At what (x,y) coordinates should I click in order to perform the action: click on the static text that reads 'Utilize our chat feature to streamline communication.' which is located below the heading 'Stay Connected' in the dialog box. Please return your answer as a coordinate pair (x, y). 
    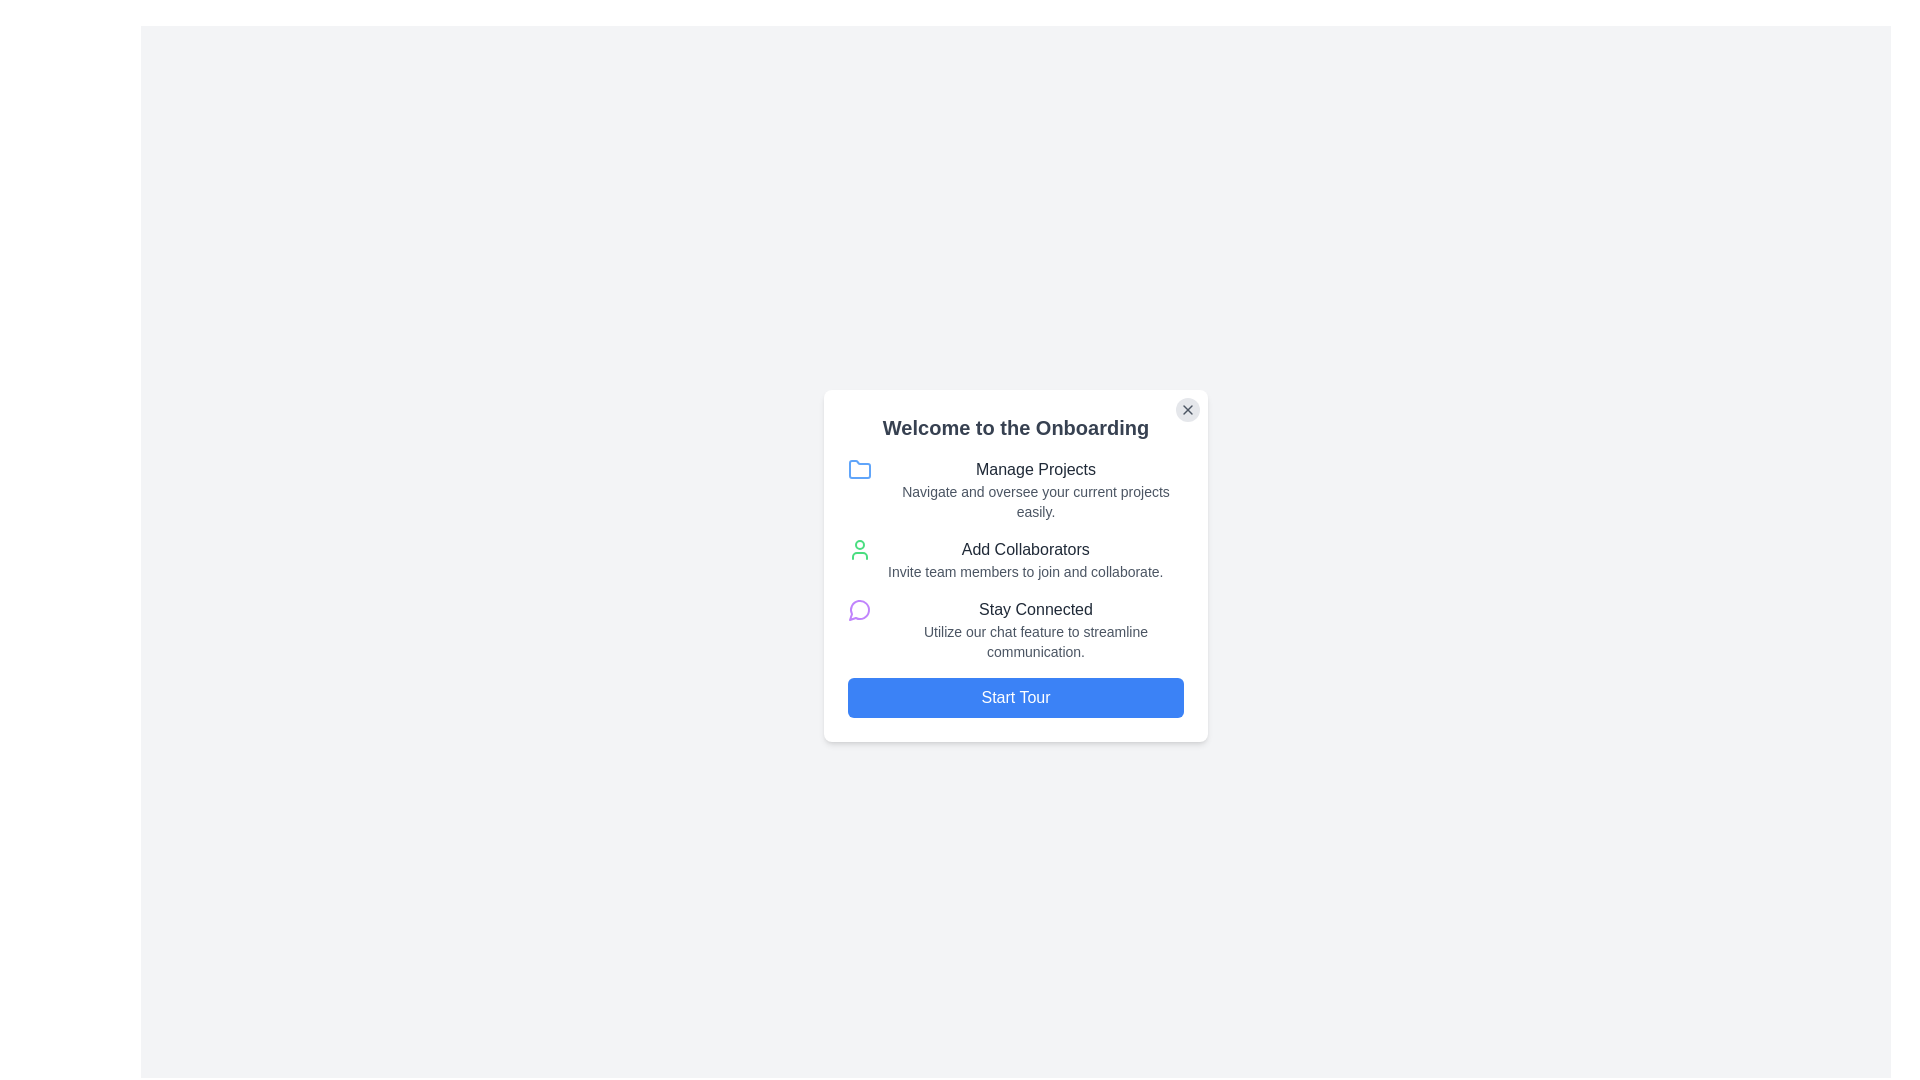
    Looking at the image, I should click on (1036, 641).